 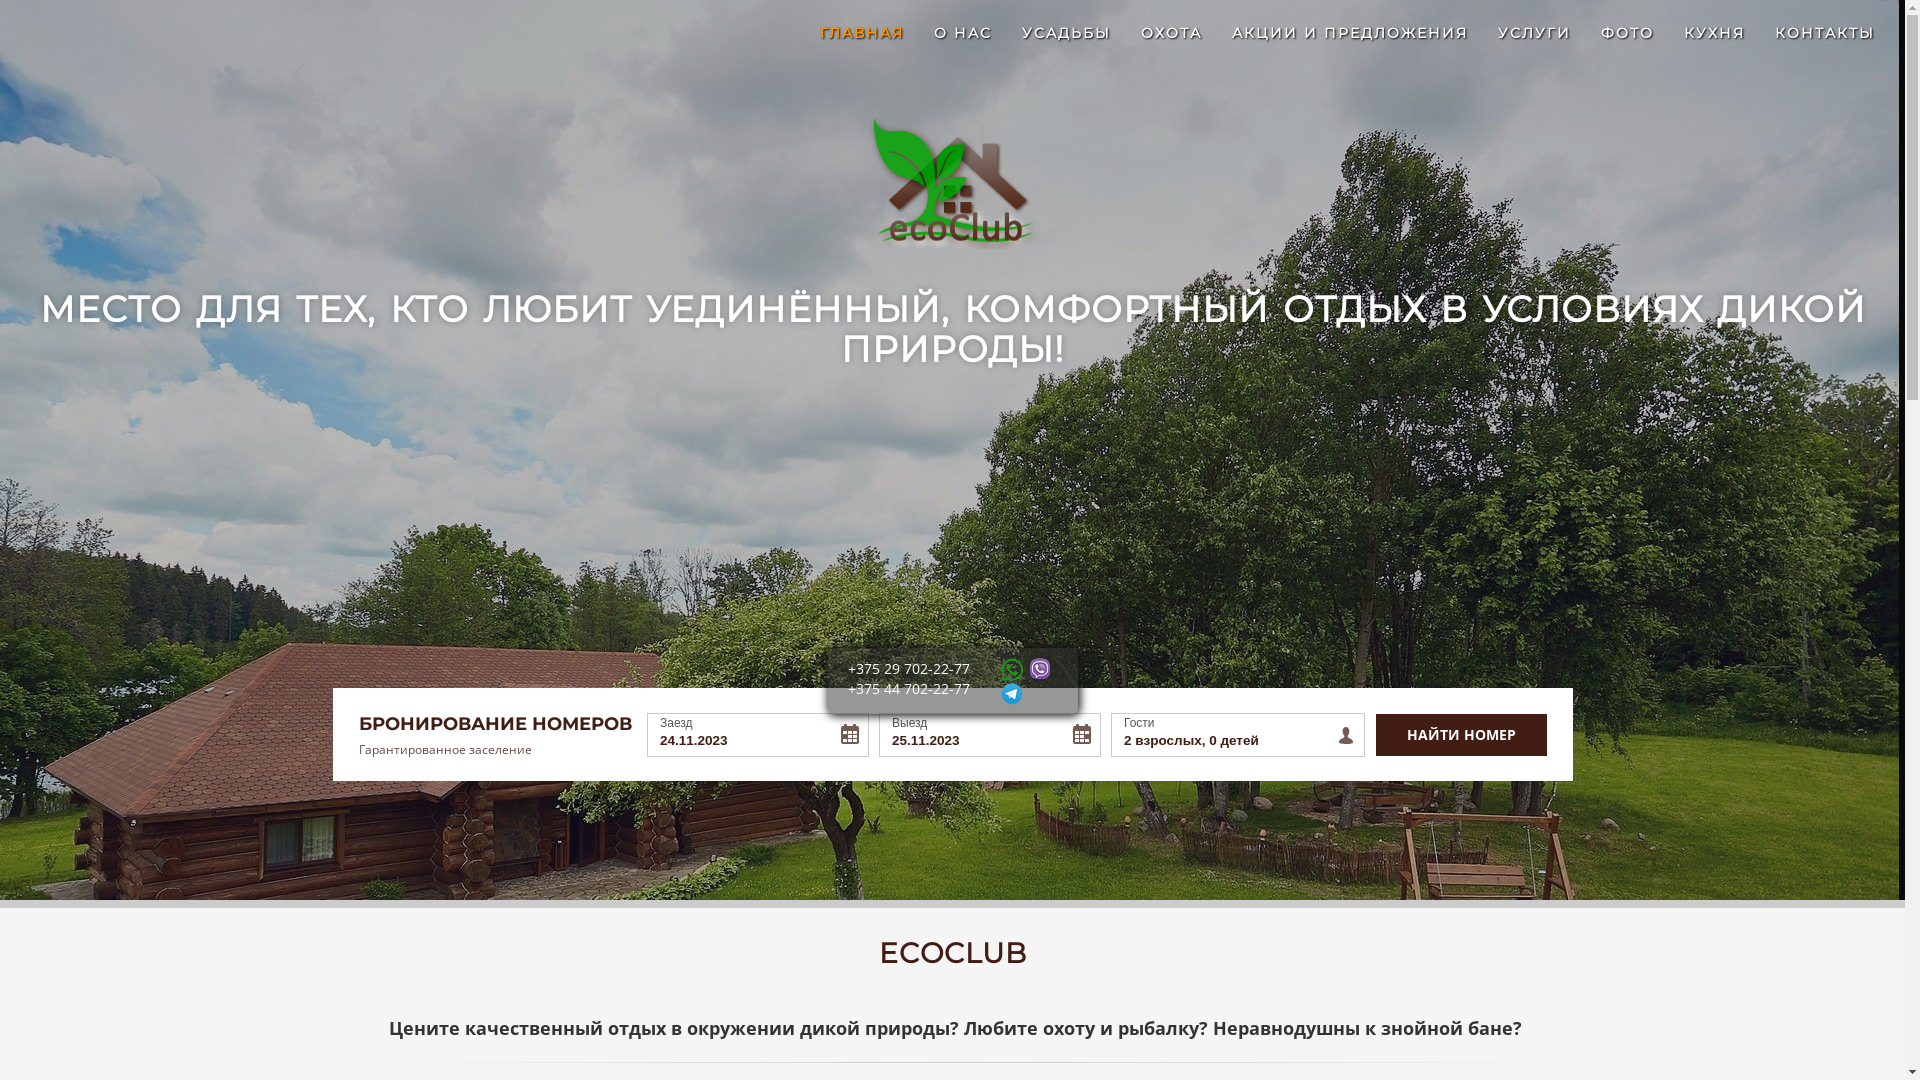 I want to click on '+375 29 702-22-77', so click(x=907, y=668).